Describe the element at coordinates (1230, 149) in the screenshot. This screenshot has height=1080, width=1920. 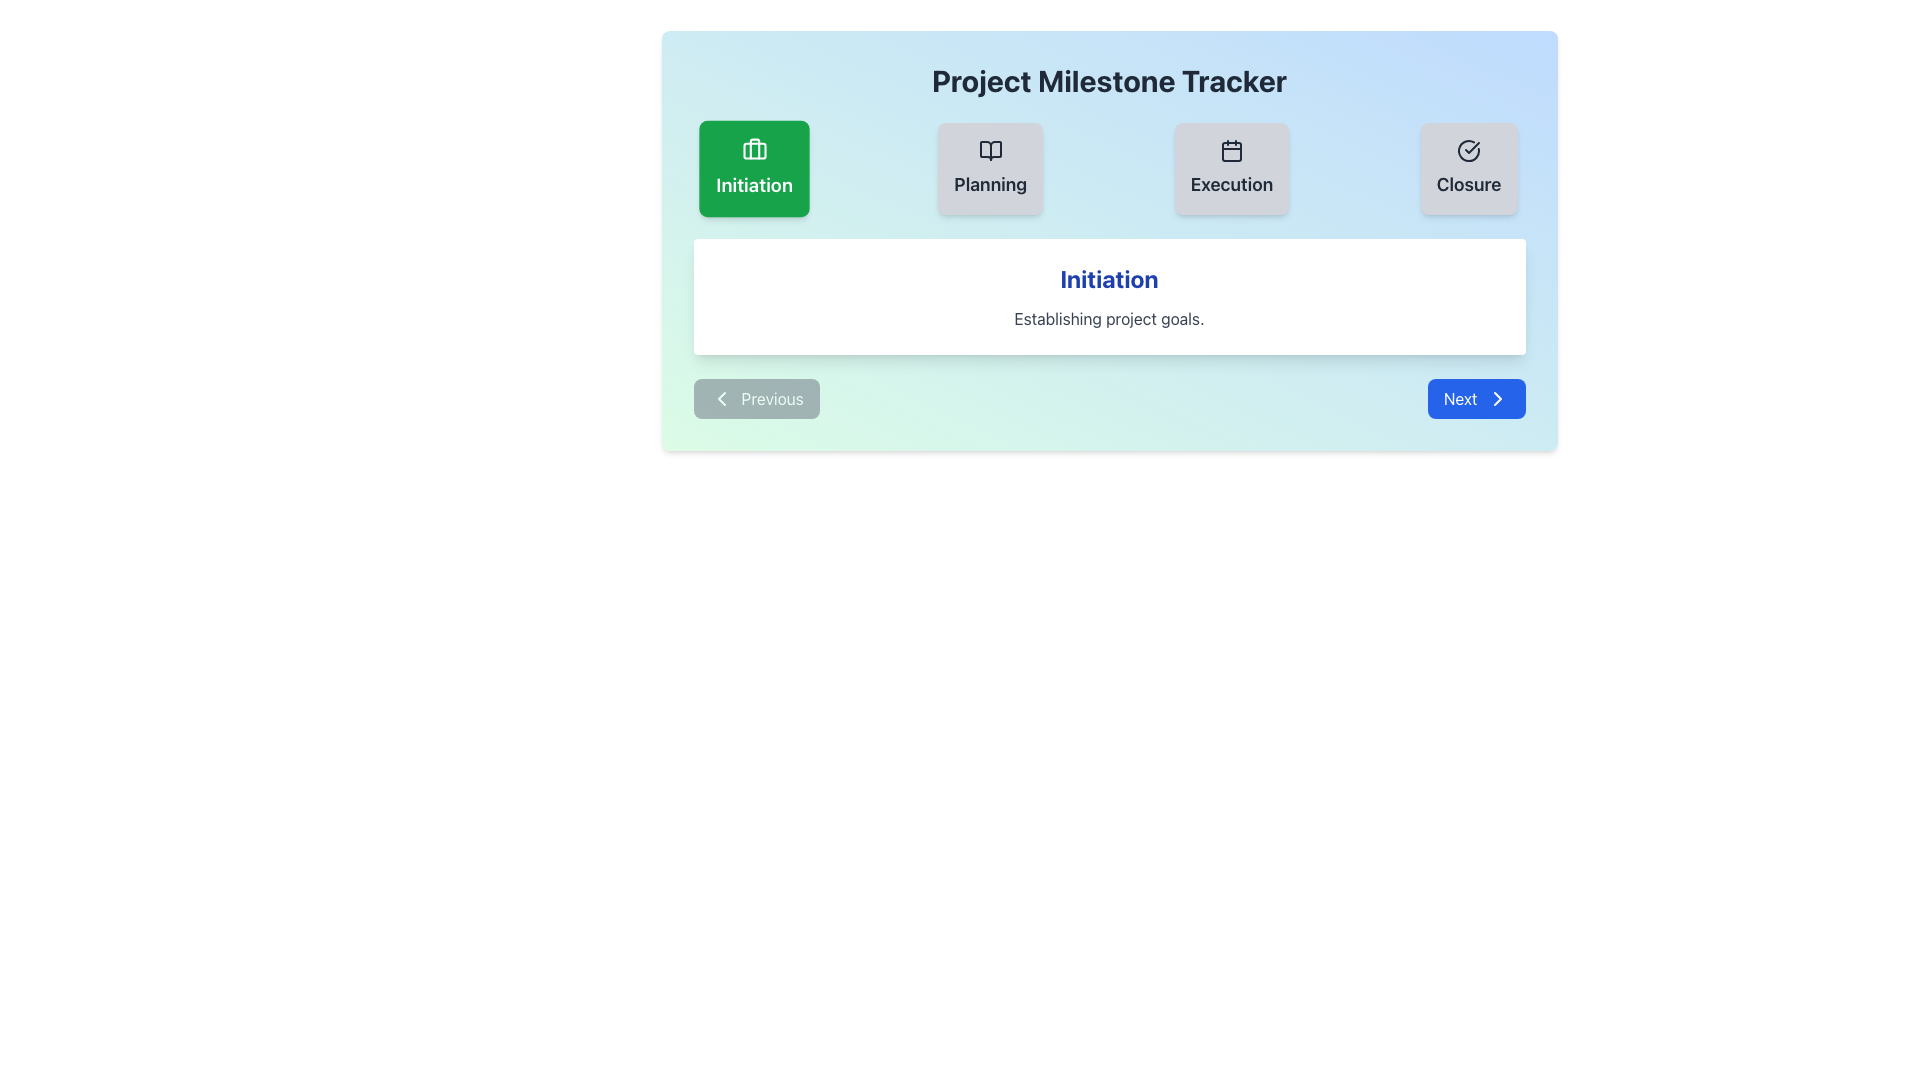
I see `the small dark gray calendar icon located in the center of the 'Execution' button, which is the third button in a row of four horizontally arranged buttons` at that location.